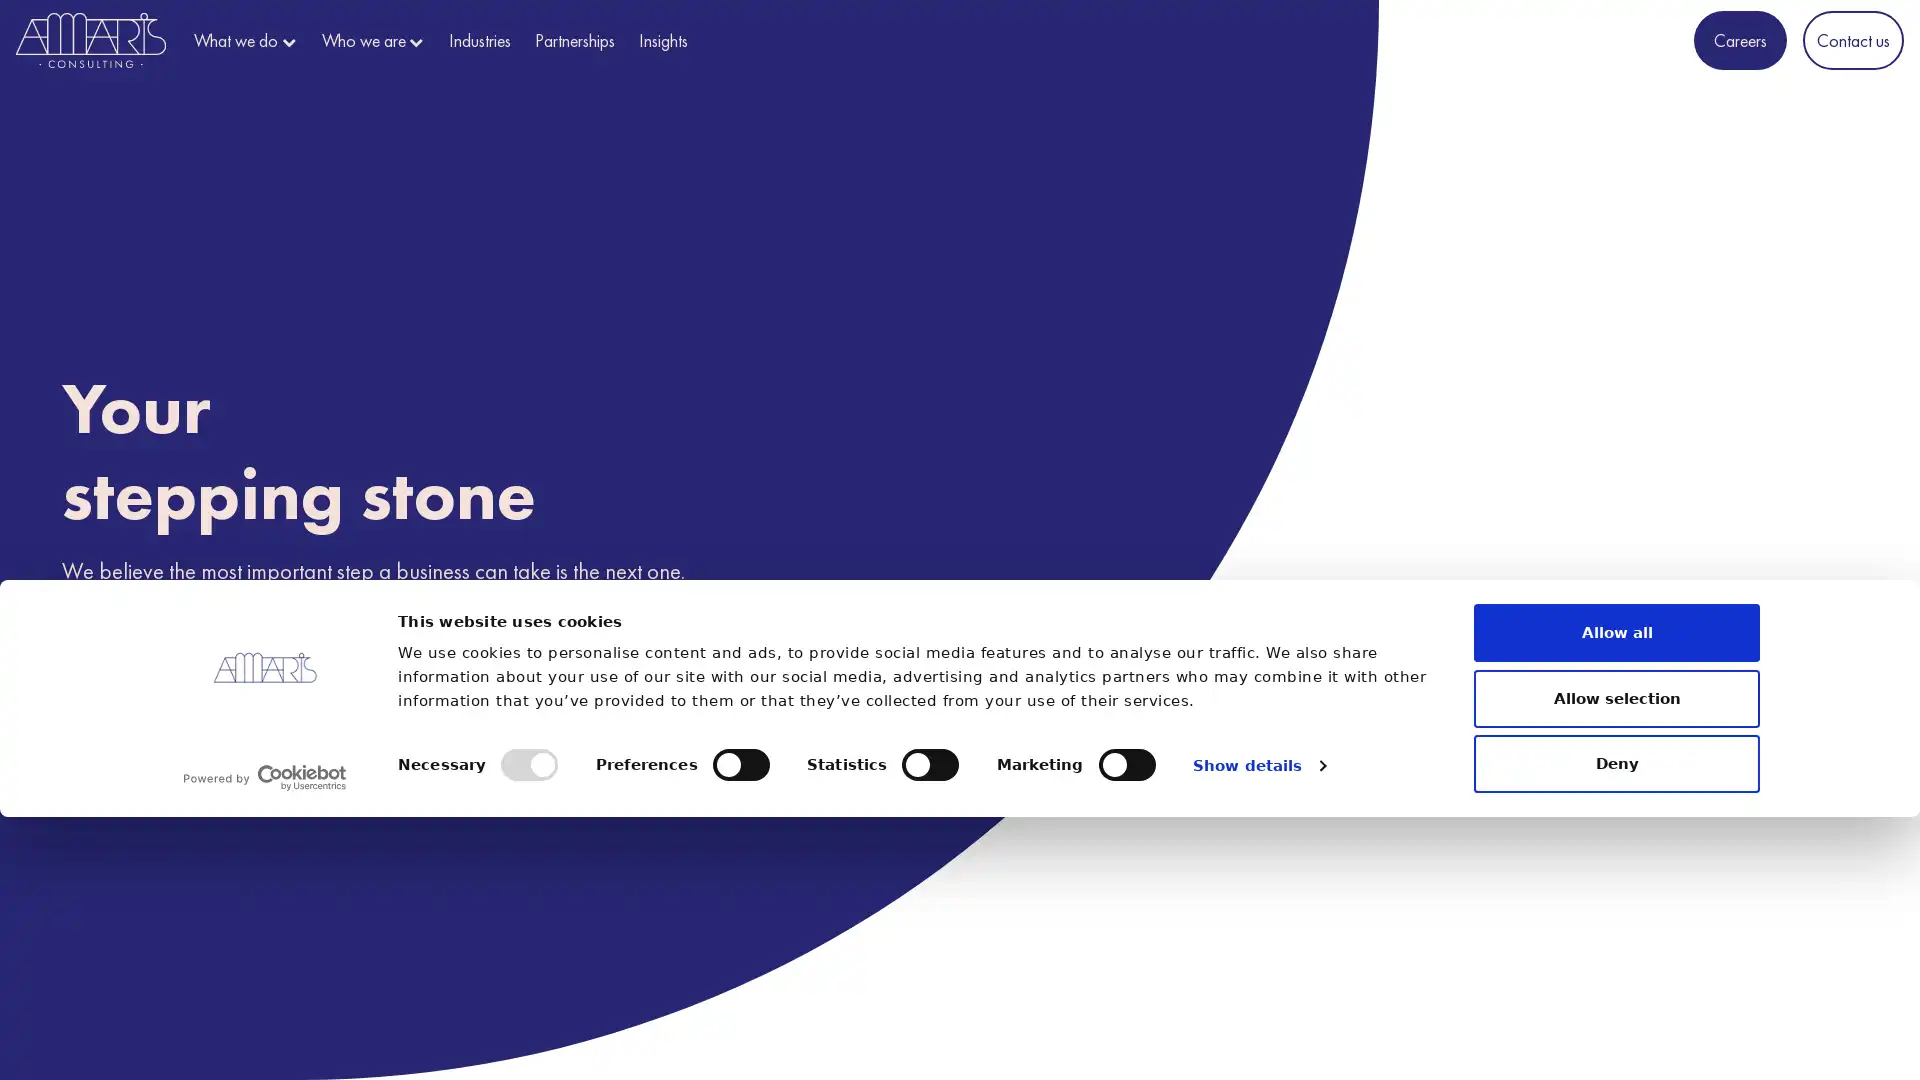  What do you see at coordinates (147, 675) in the screenshot?
I see `Discover us` at bounding box center [147, 675].